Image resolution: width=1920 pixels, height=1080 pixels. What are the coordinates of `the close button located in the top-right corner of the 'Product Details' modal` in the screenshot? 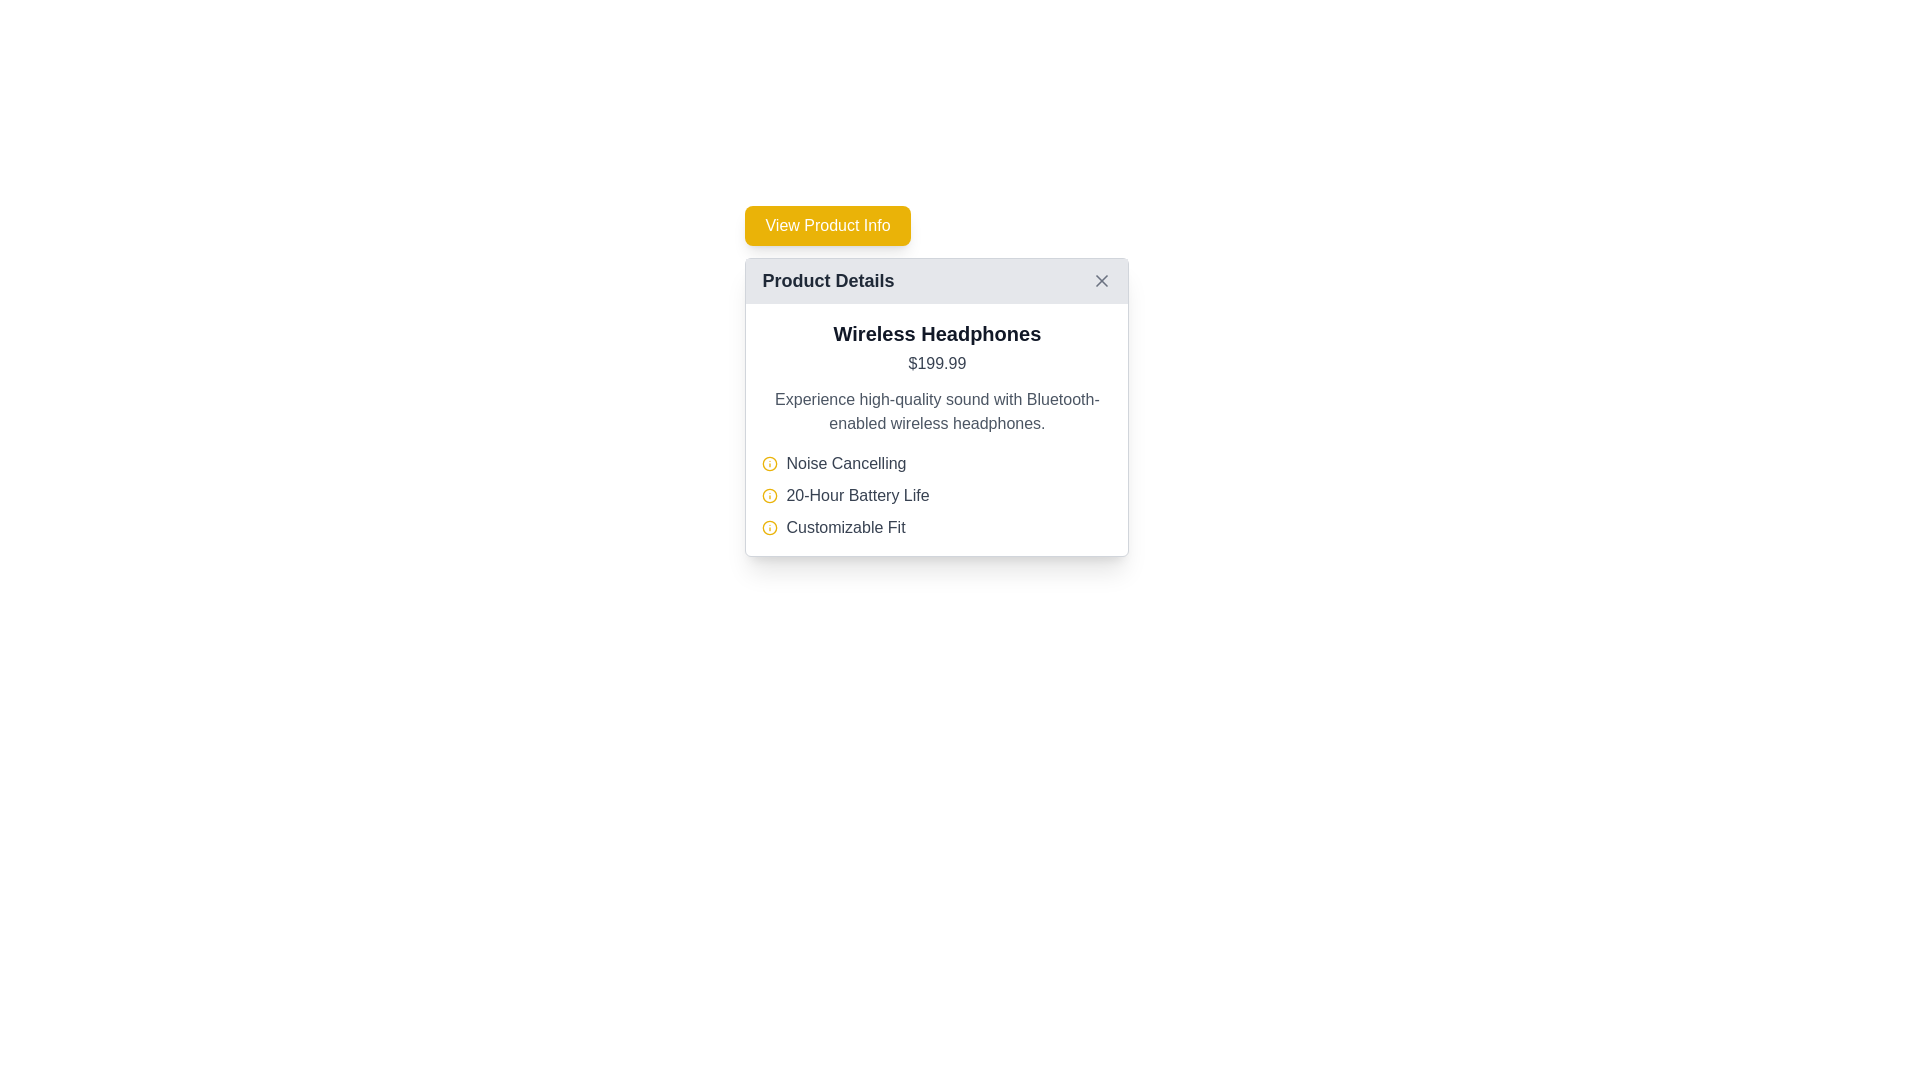 It's located at (1101, 281).